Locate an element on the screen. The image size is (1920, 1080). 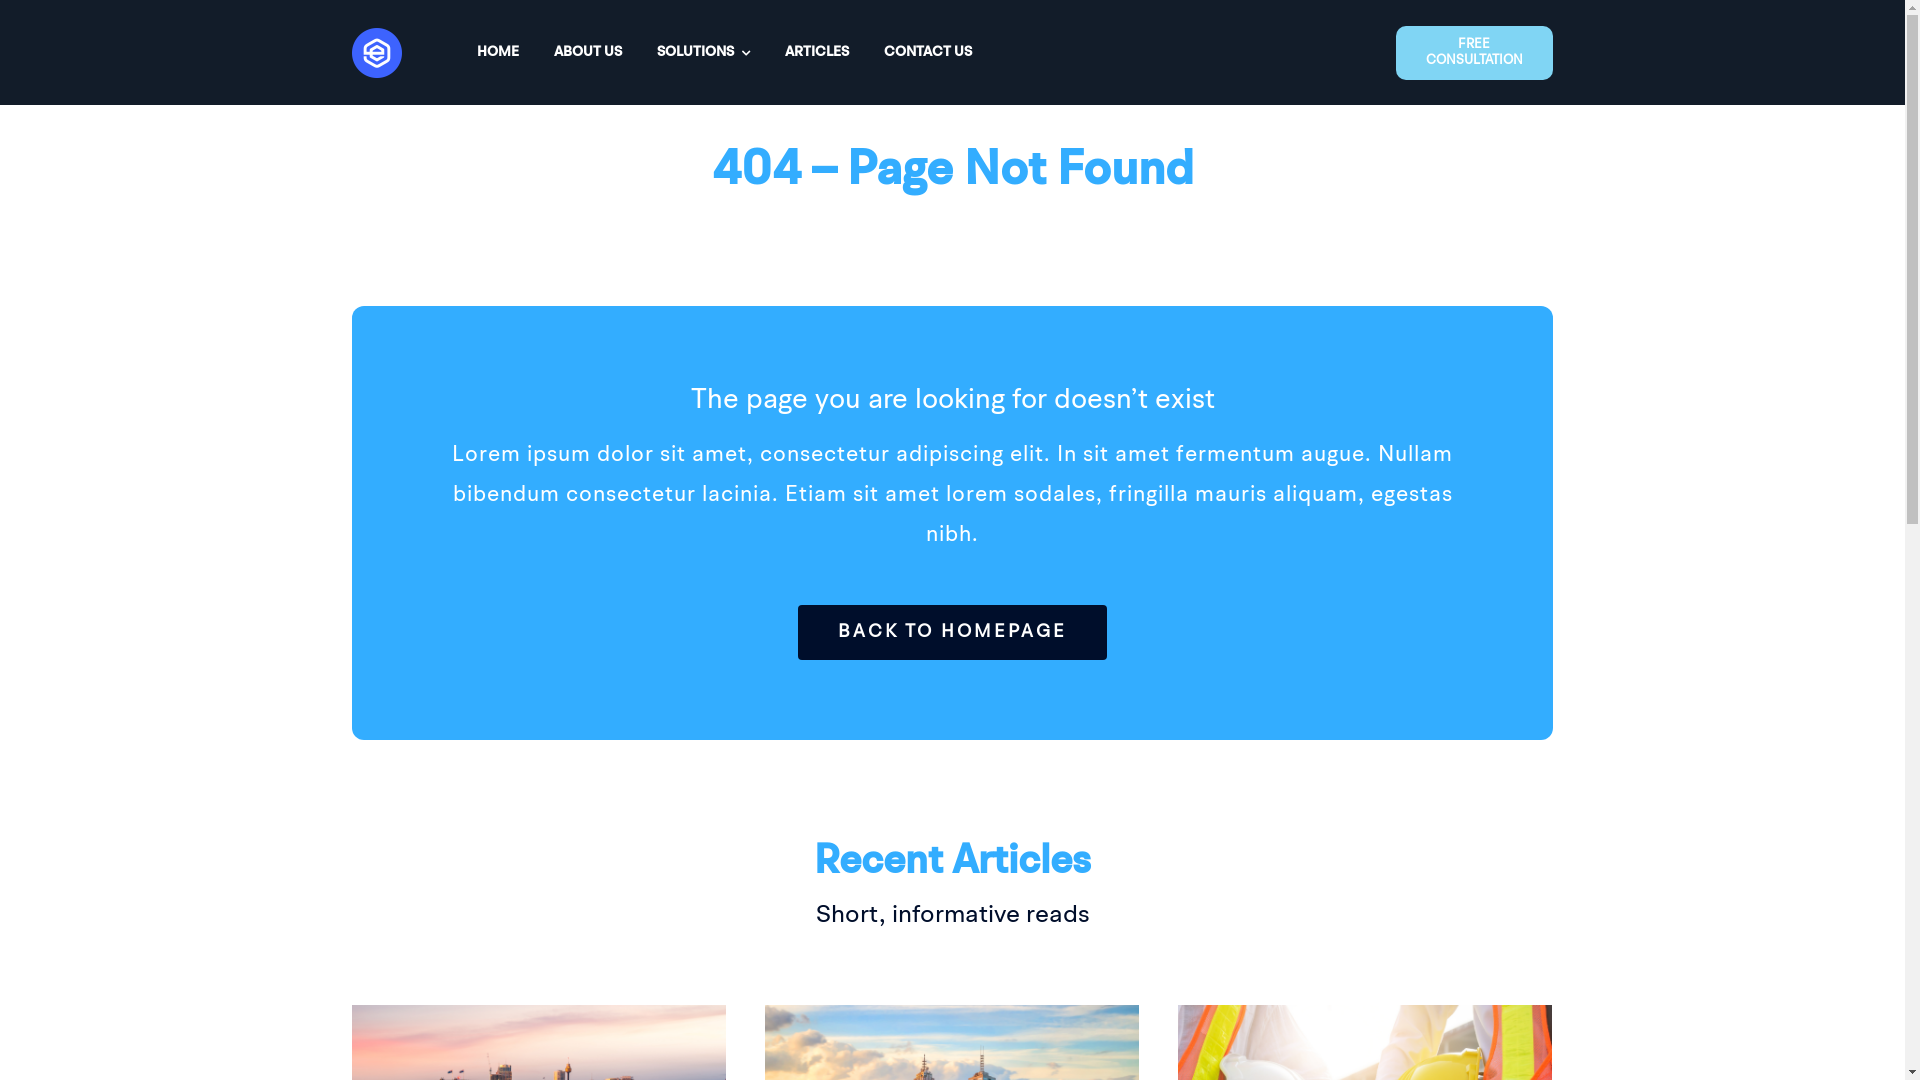
'BACK TO HOMEPAGE' is located at coordinates (951, 632).